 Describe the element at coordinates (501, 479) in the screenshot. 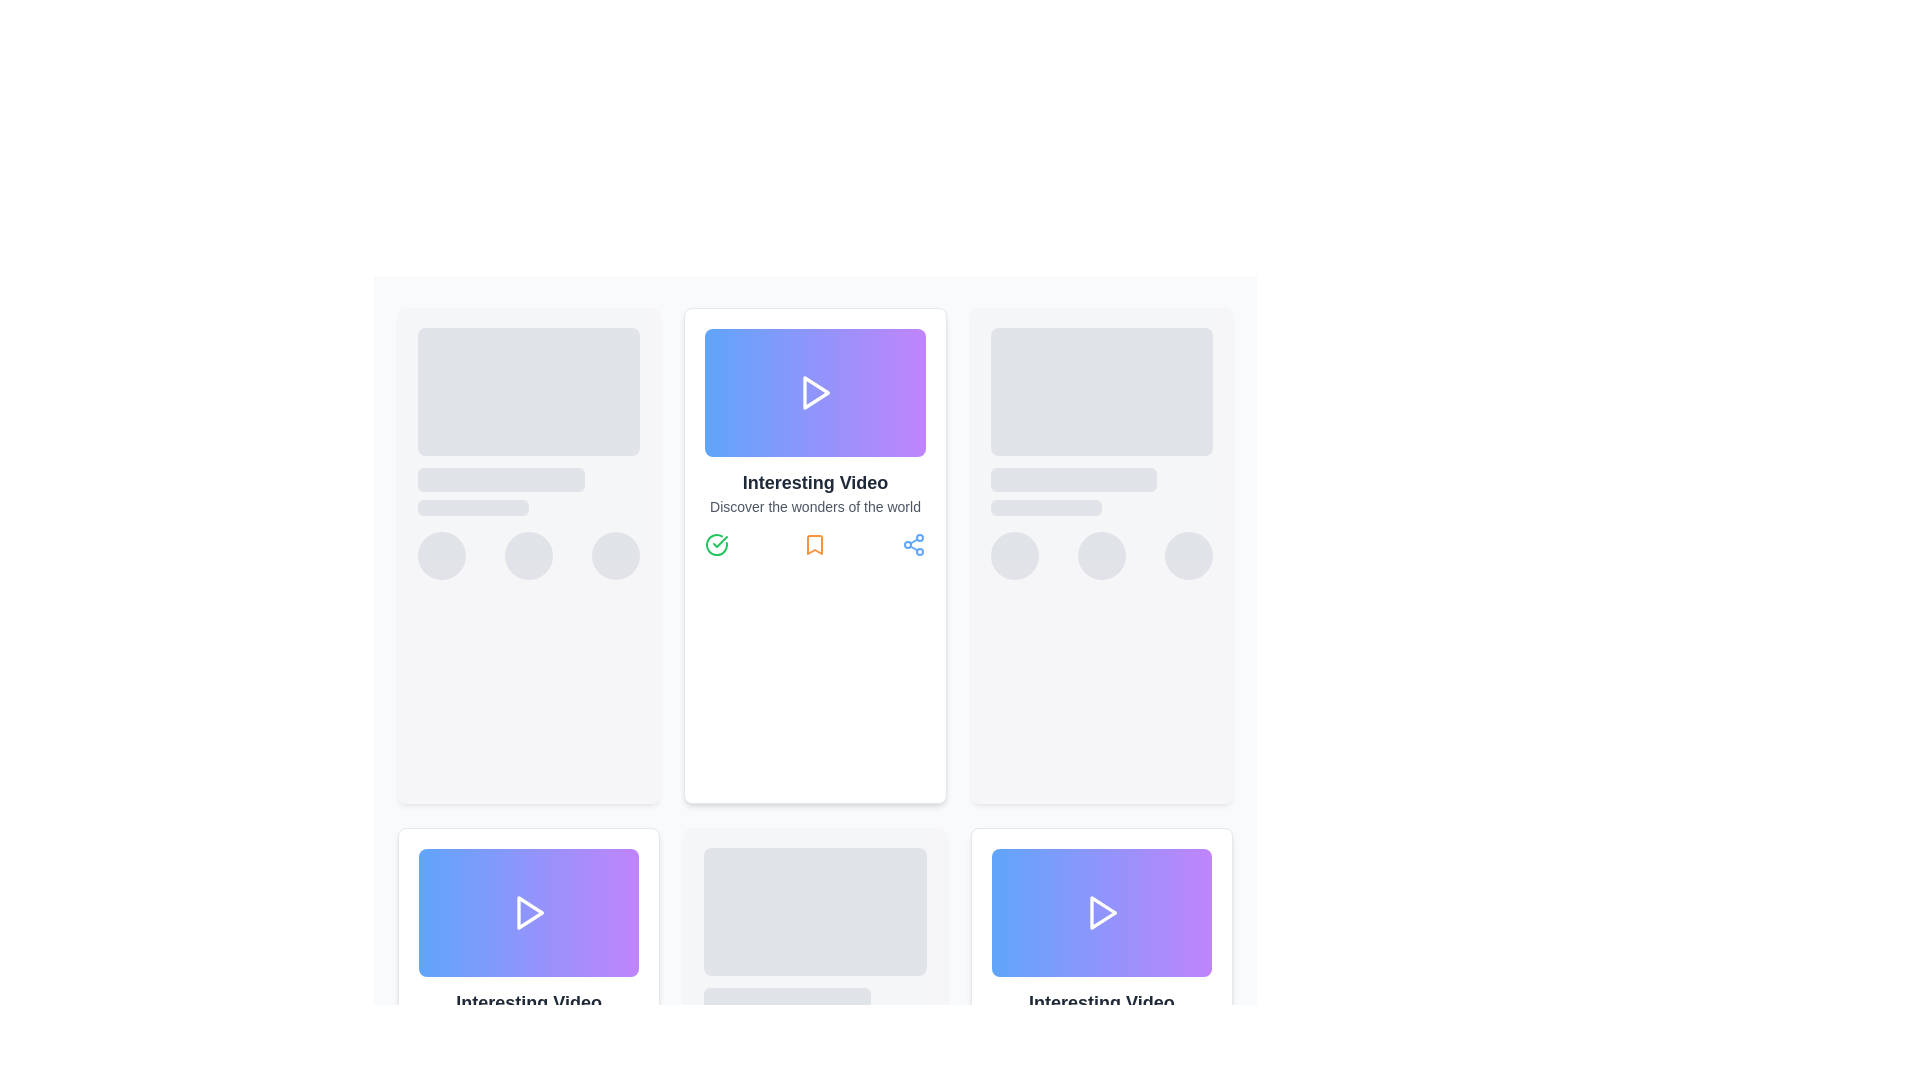

I see `the decorative or placeholder component that indicates a loading state, positioned in the middle-left card of the layout above a horizontal bar and three circular elements` at that location.